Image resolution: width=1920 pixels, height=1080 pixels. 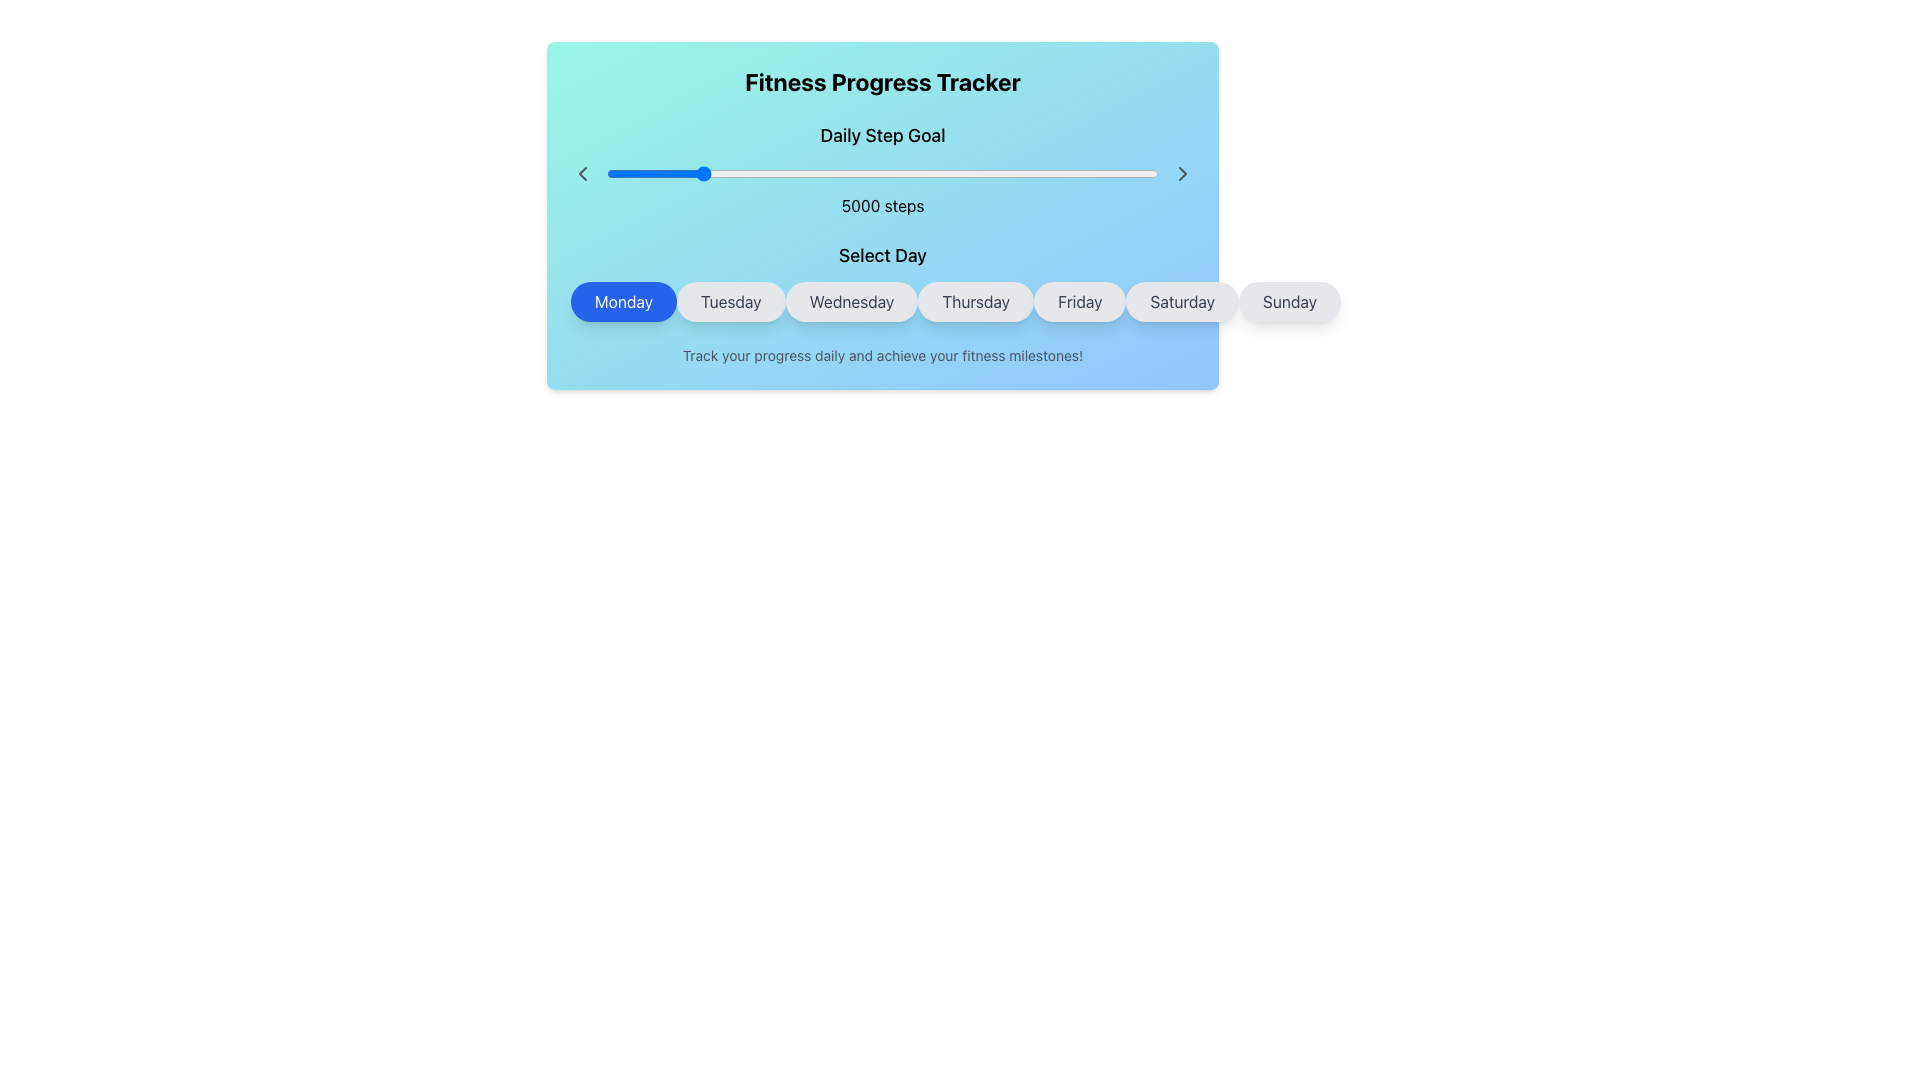 I want to click on keyboard navigation, so click(x=730, y=301).